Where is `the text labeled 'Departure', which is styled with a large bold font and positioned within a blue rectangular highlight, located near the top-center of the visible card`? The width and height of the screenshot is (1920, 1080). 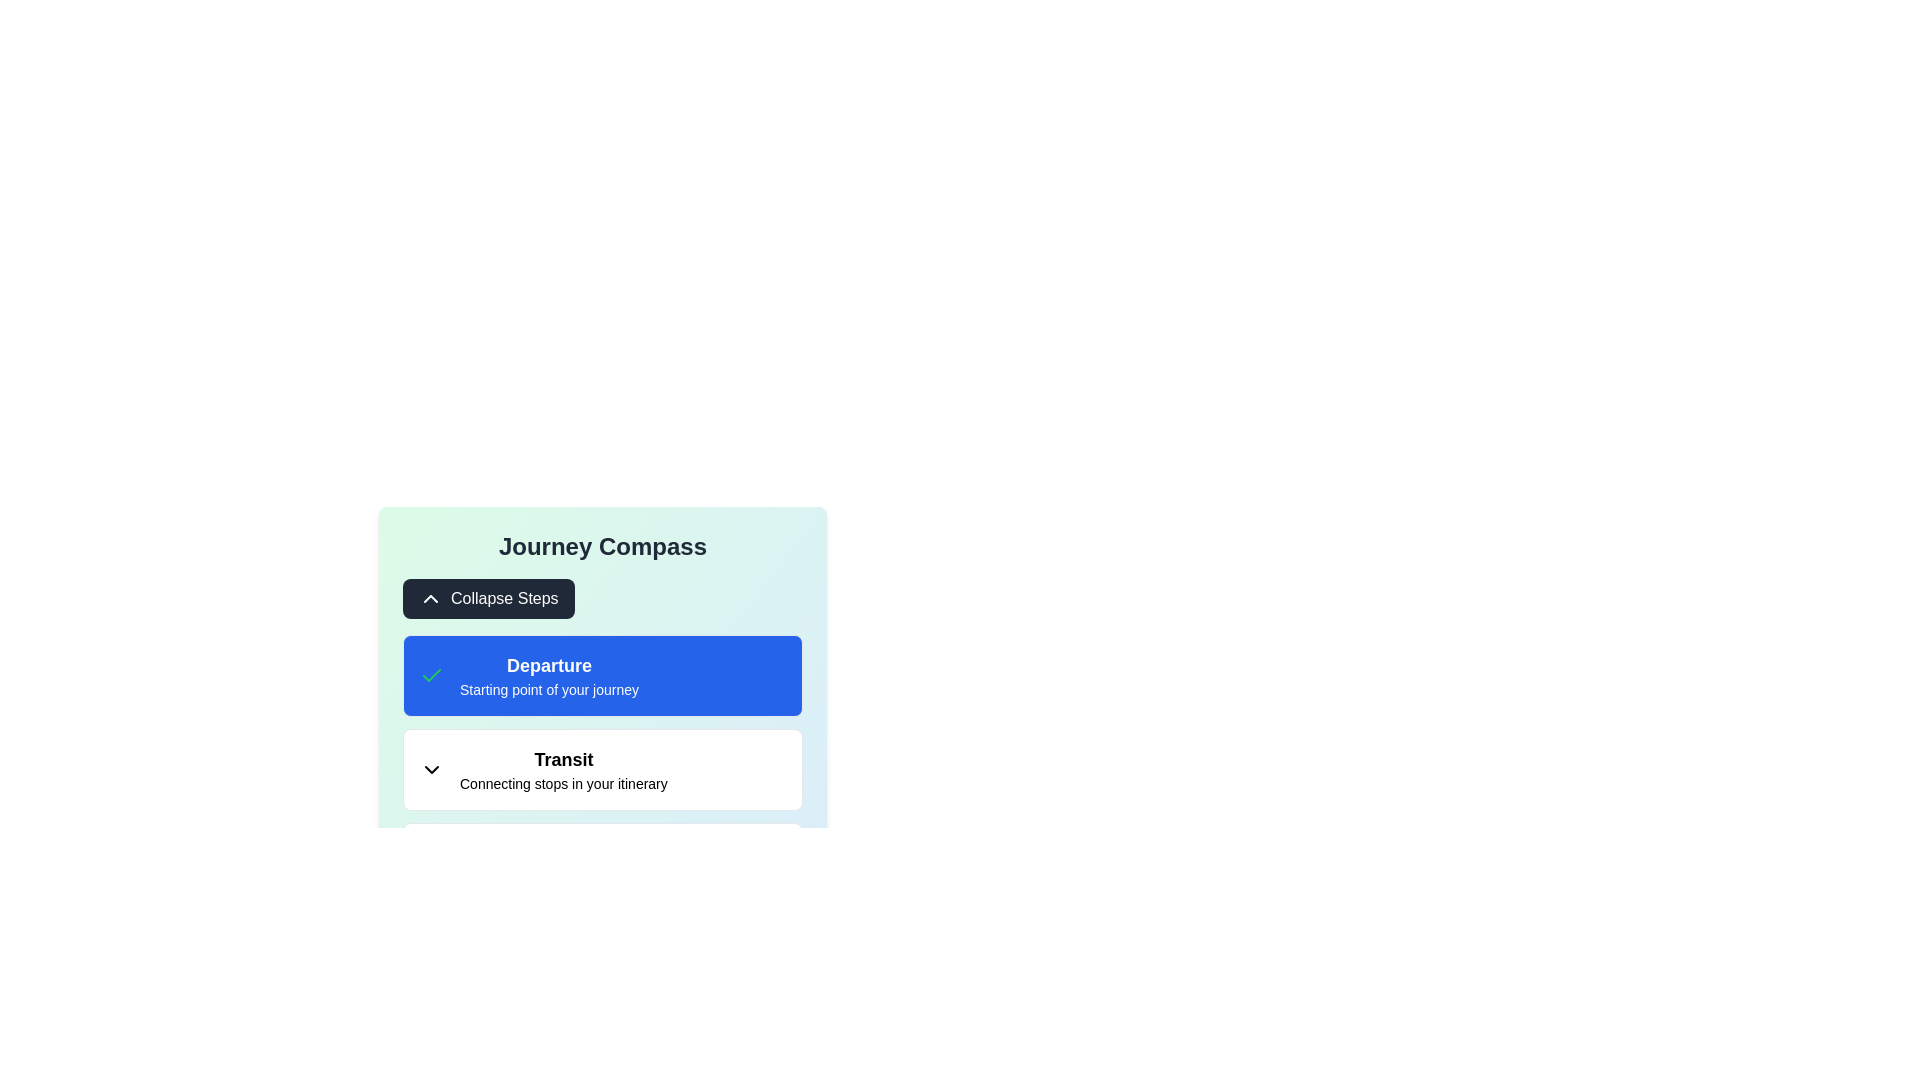 the text labeled 'Departure', which is styled with a large bold font and positioned within a blue rectangular highlight, located near the top-center of the visible card is located at coordinates (549, 666).